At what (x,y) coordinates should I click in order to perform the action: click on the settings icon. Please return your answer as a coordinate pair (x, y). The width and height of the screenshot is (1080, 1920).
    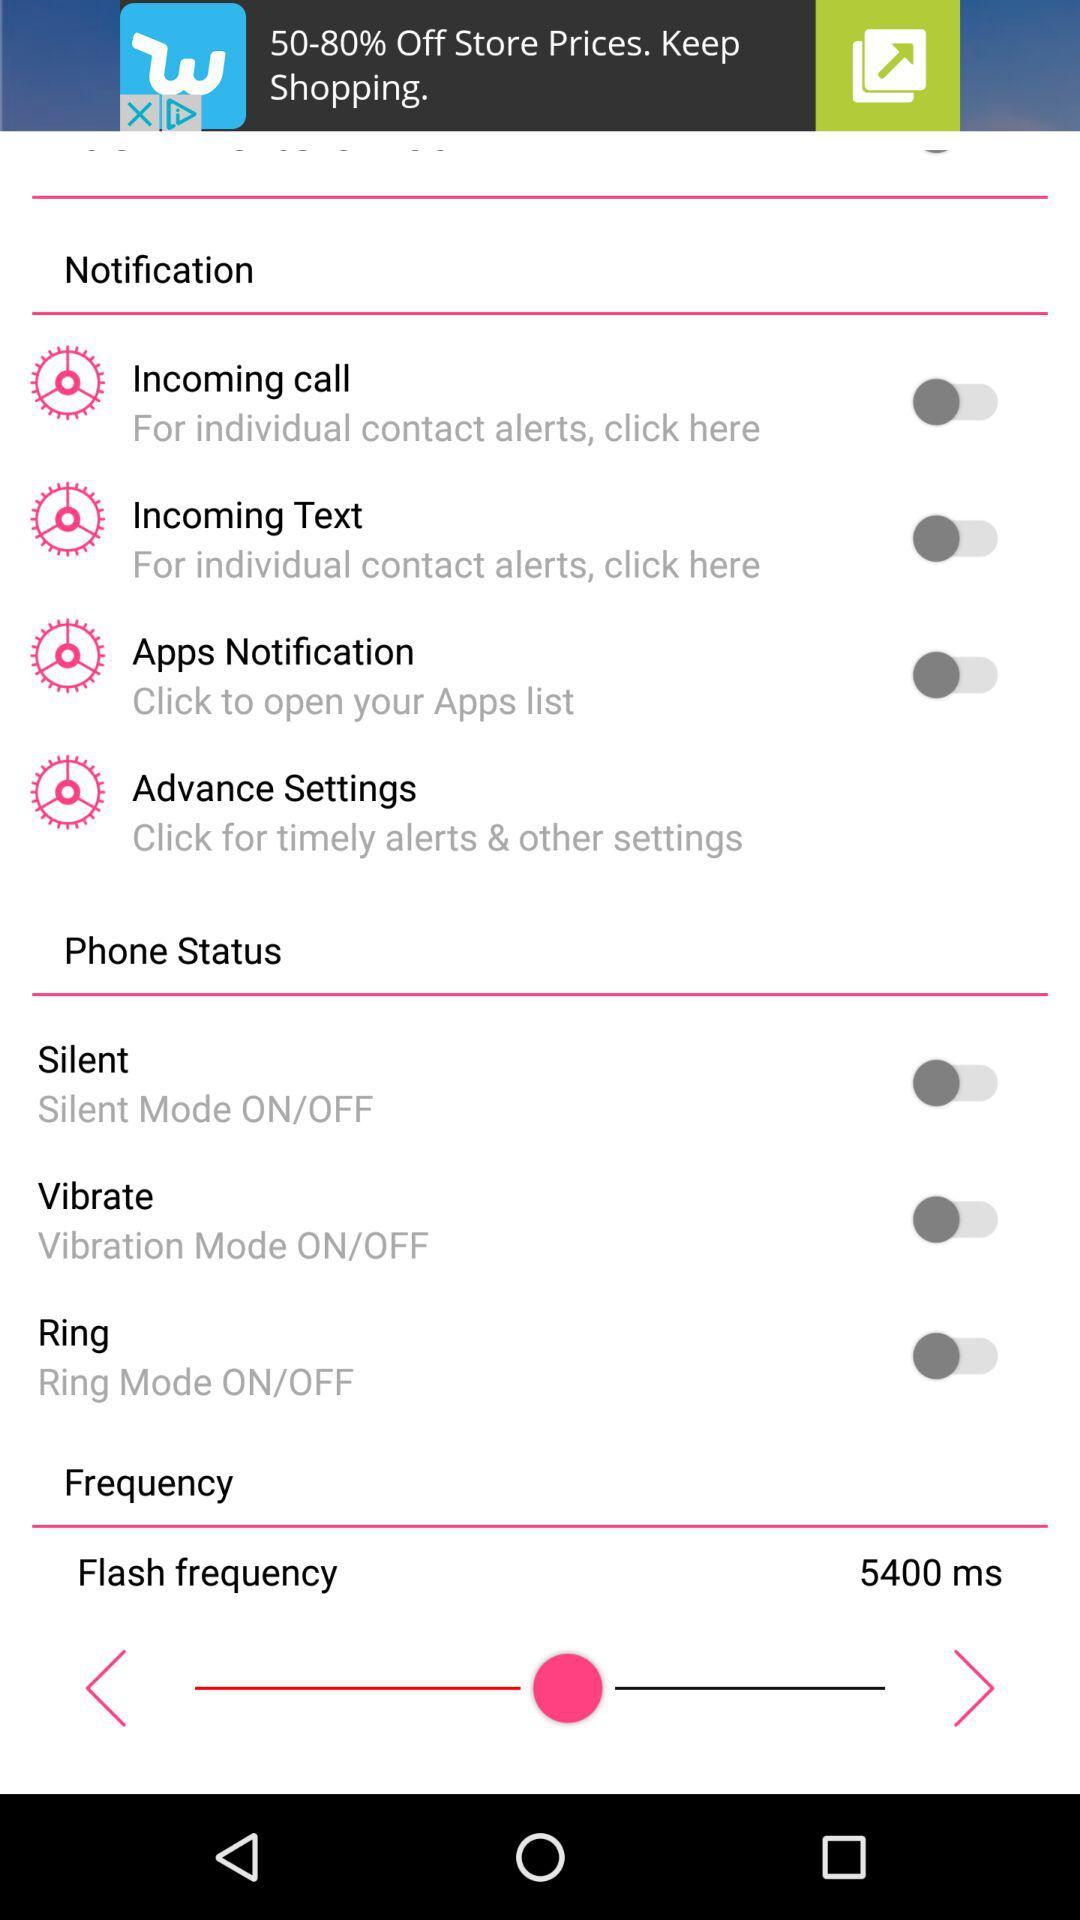
    Looking at the image, I should click on (64, 380).